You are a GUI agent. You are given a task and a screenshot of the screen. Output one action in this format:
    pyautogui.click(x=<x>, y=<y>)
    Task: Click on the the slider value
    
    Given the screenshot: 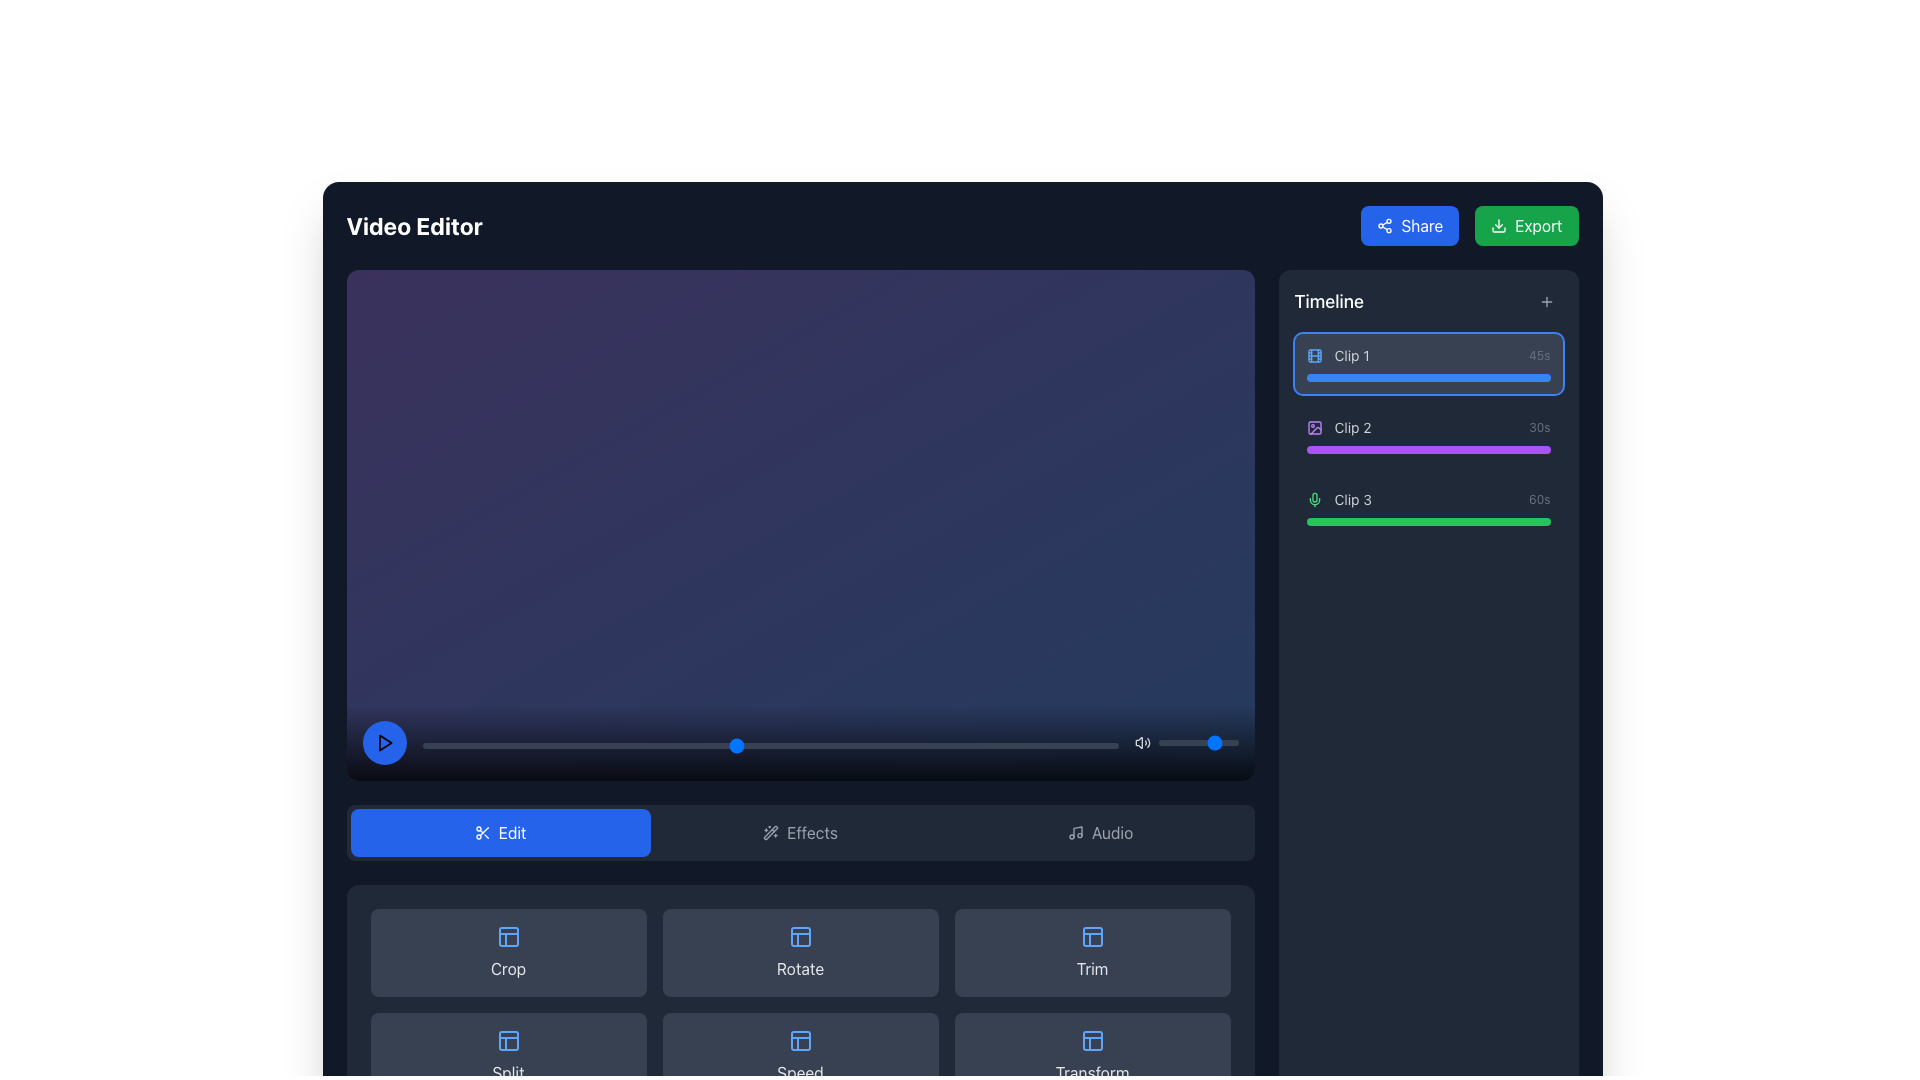 What is the action you would take?
    pyautogui.click(x=1166, y=742)
    